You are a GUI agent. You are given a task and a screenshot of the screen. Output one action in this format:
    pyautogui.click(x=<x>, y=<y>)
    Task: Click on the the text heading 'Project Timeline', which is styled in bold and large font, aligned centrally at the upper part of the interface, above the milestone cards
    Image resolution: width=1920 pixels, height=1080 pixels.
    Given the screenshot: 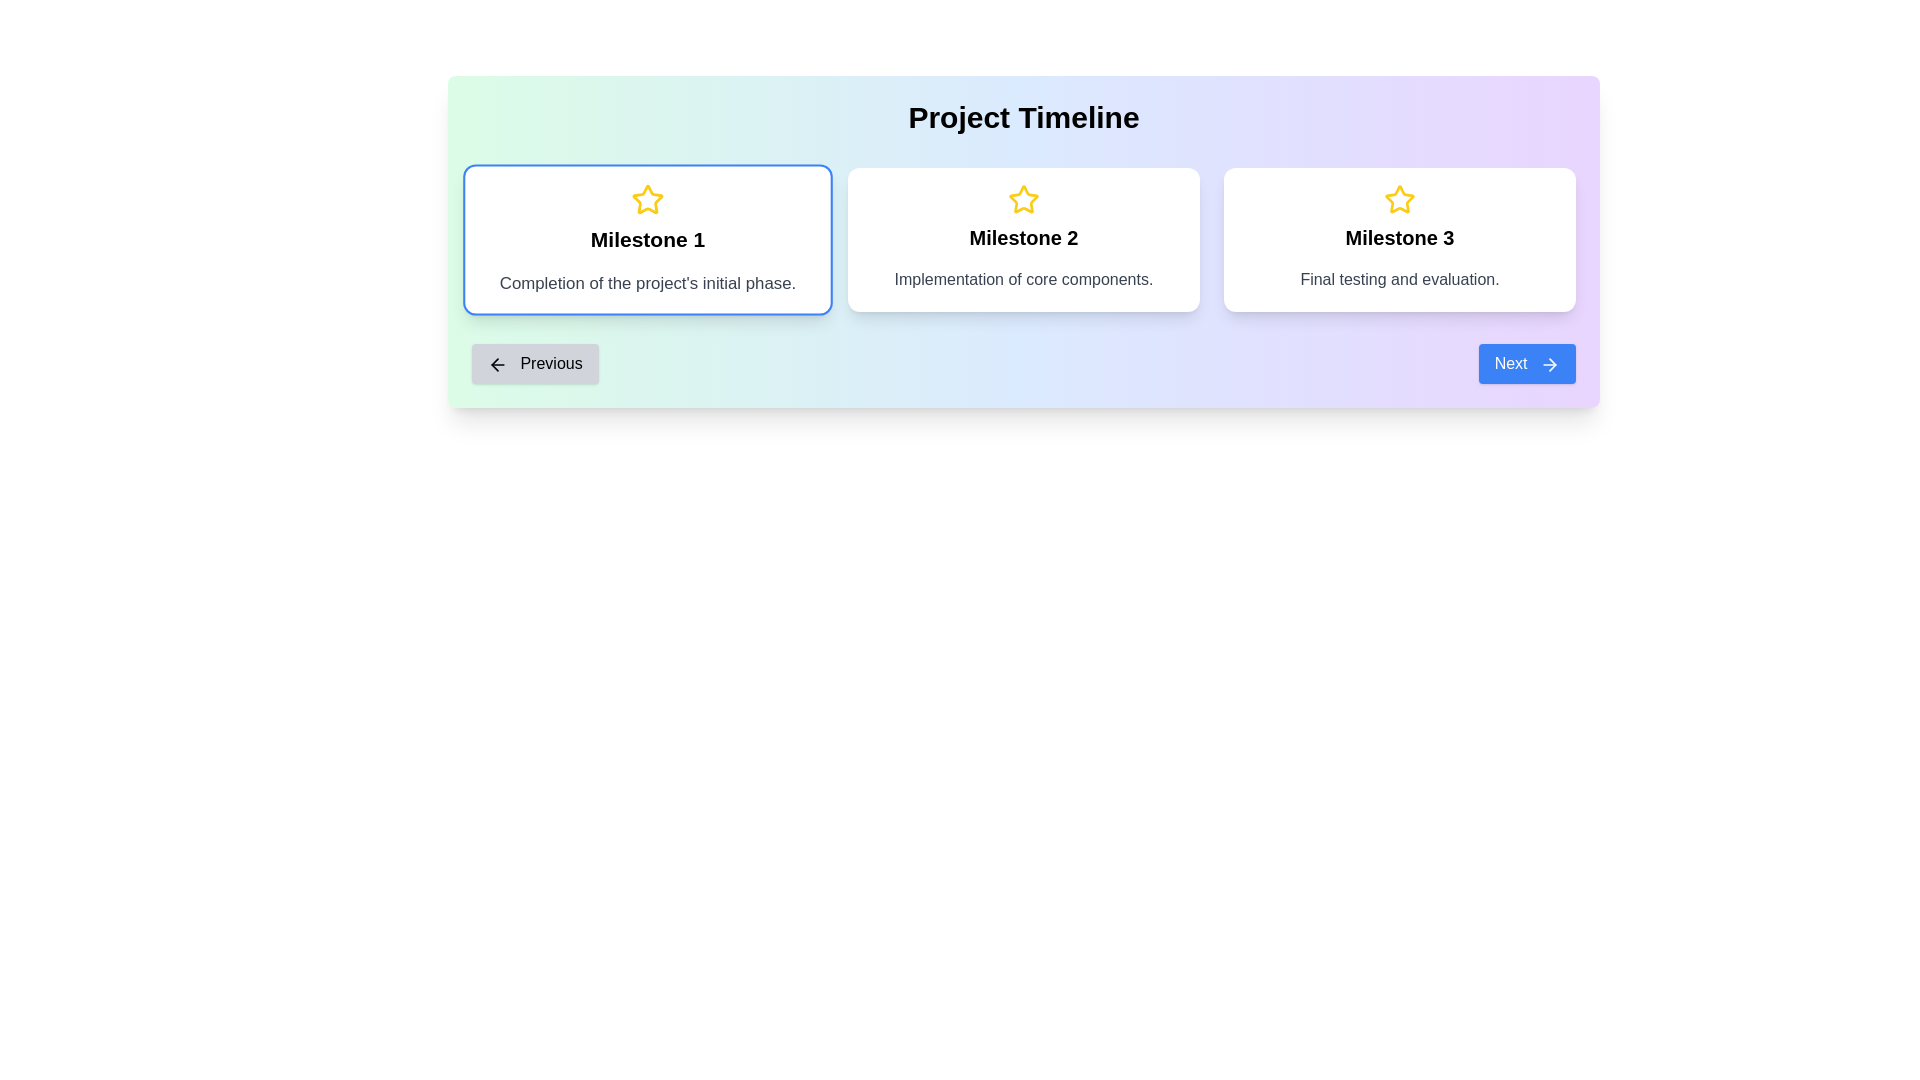 What is the action you would take?
    pyautogui.click(x=1023, y=118)
    